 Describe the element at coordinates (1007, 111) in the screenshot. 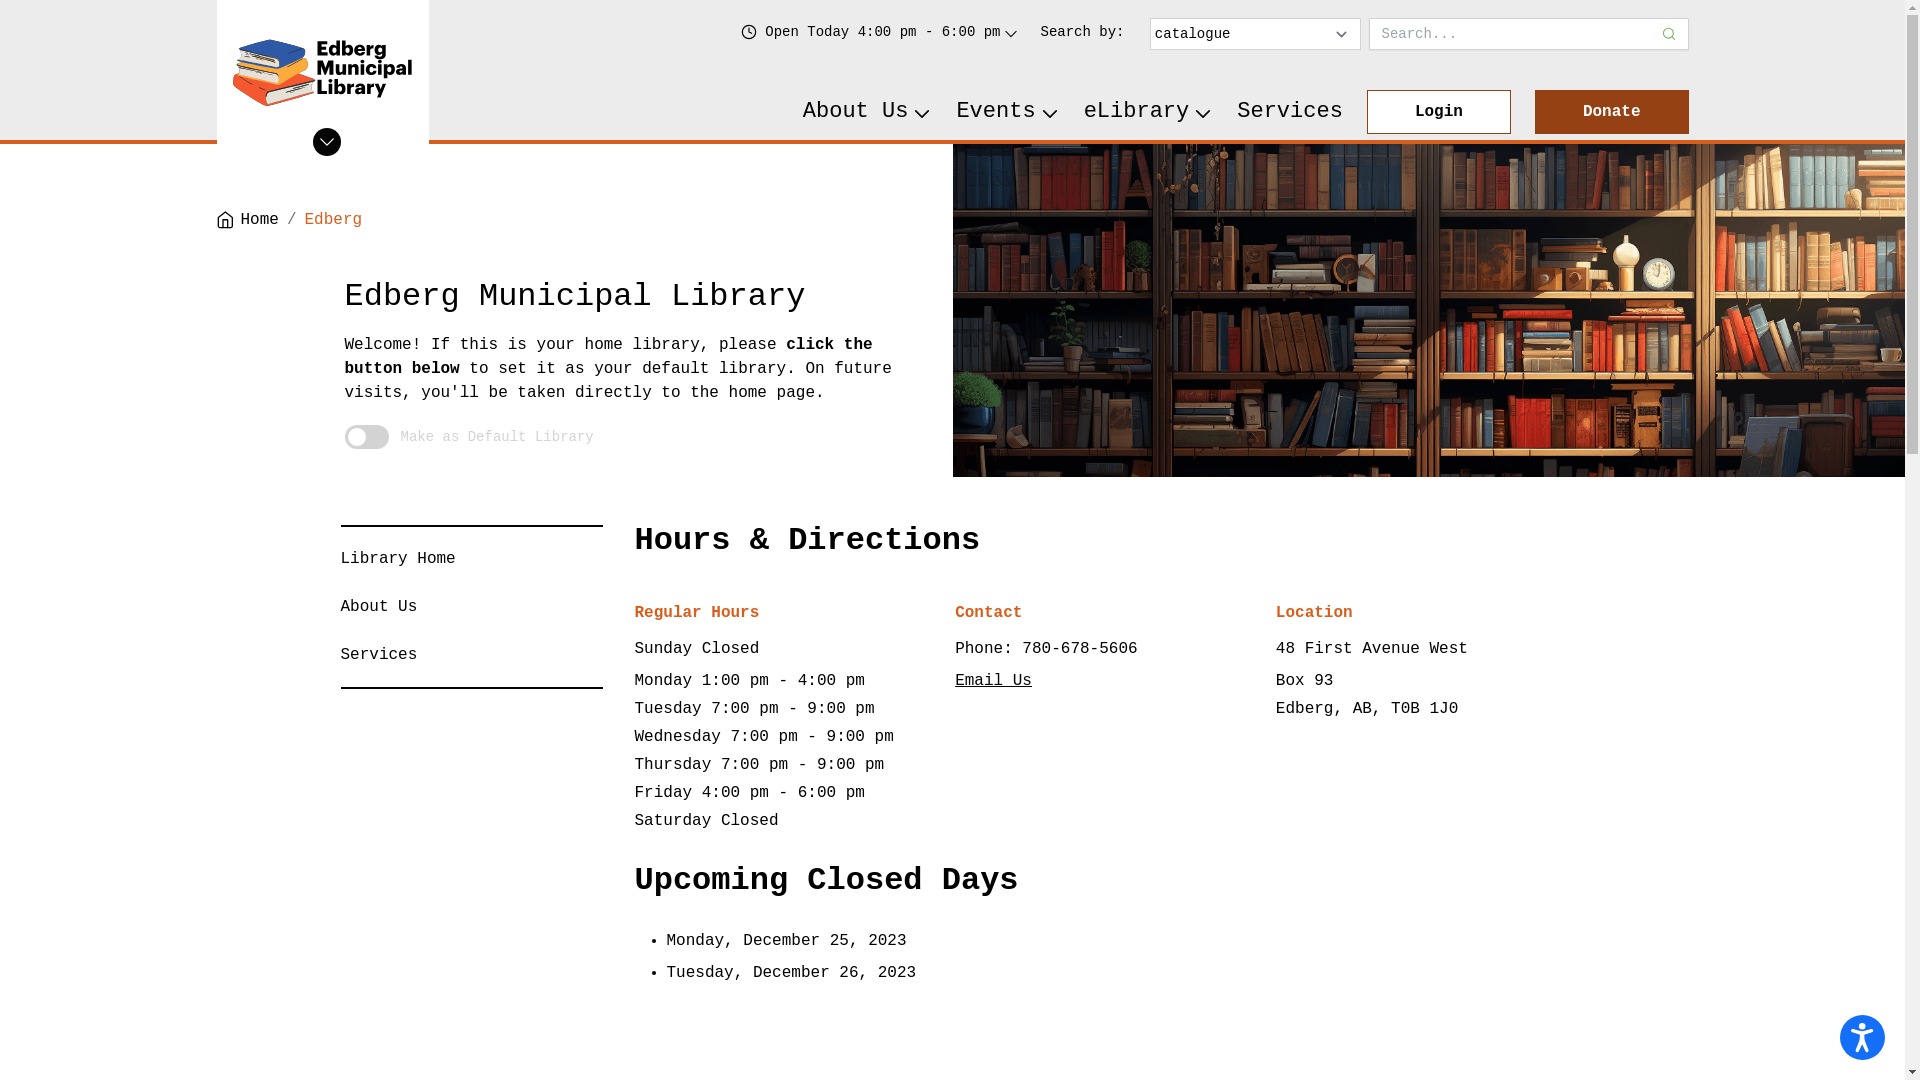

I see `'Events'` at that location.